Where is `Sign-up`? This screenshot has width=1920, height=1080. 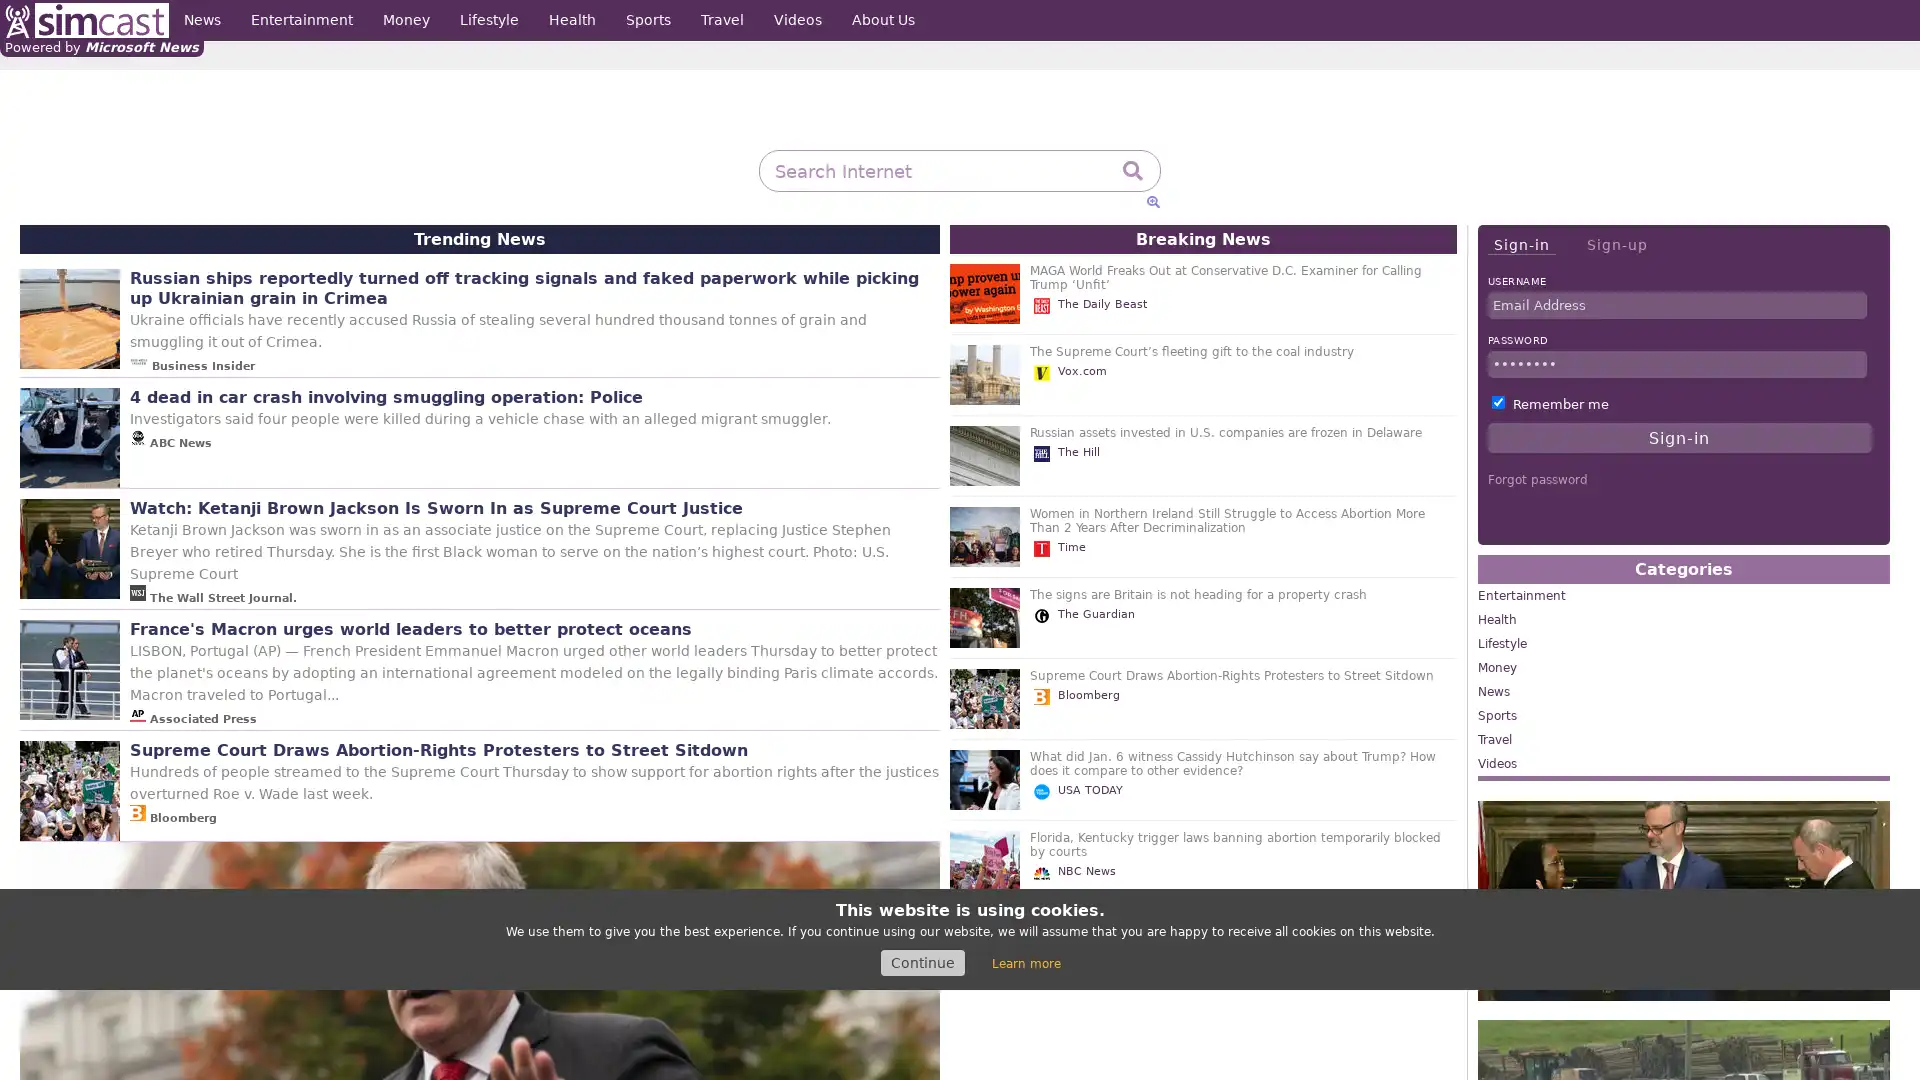 Sign-up is located at coordinates (1616, 244).